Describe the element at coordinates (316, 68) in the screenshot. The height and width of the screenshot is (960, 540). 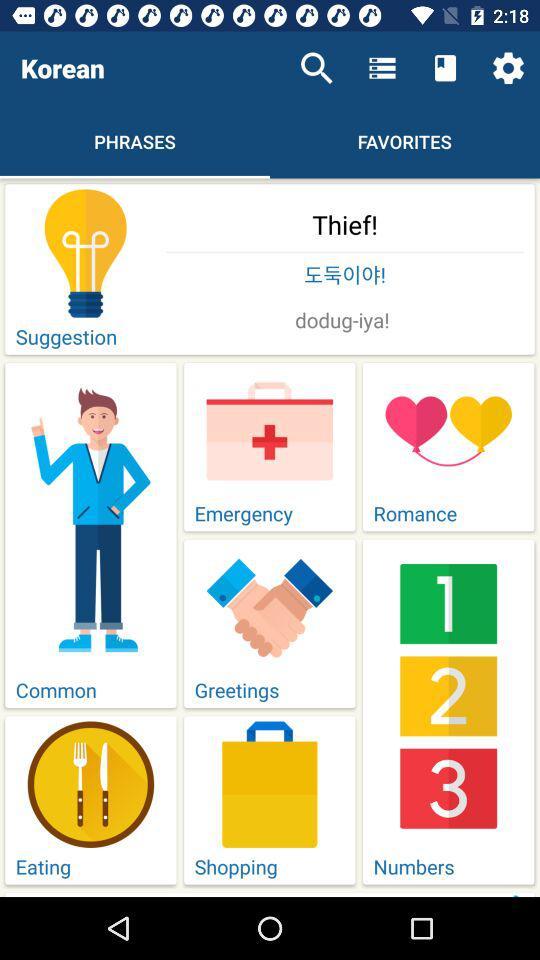
I see `the item above the thief! icon` at that location.